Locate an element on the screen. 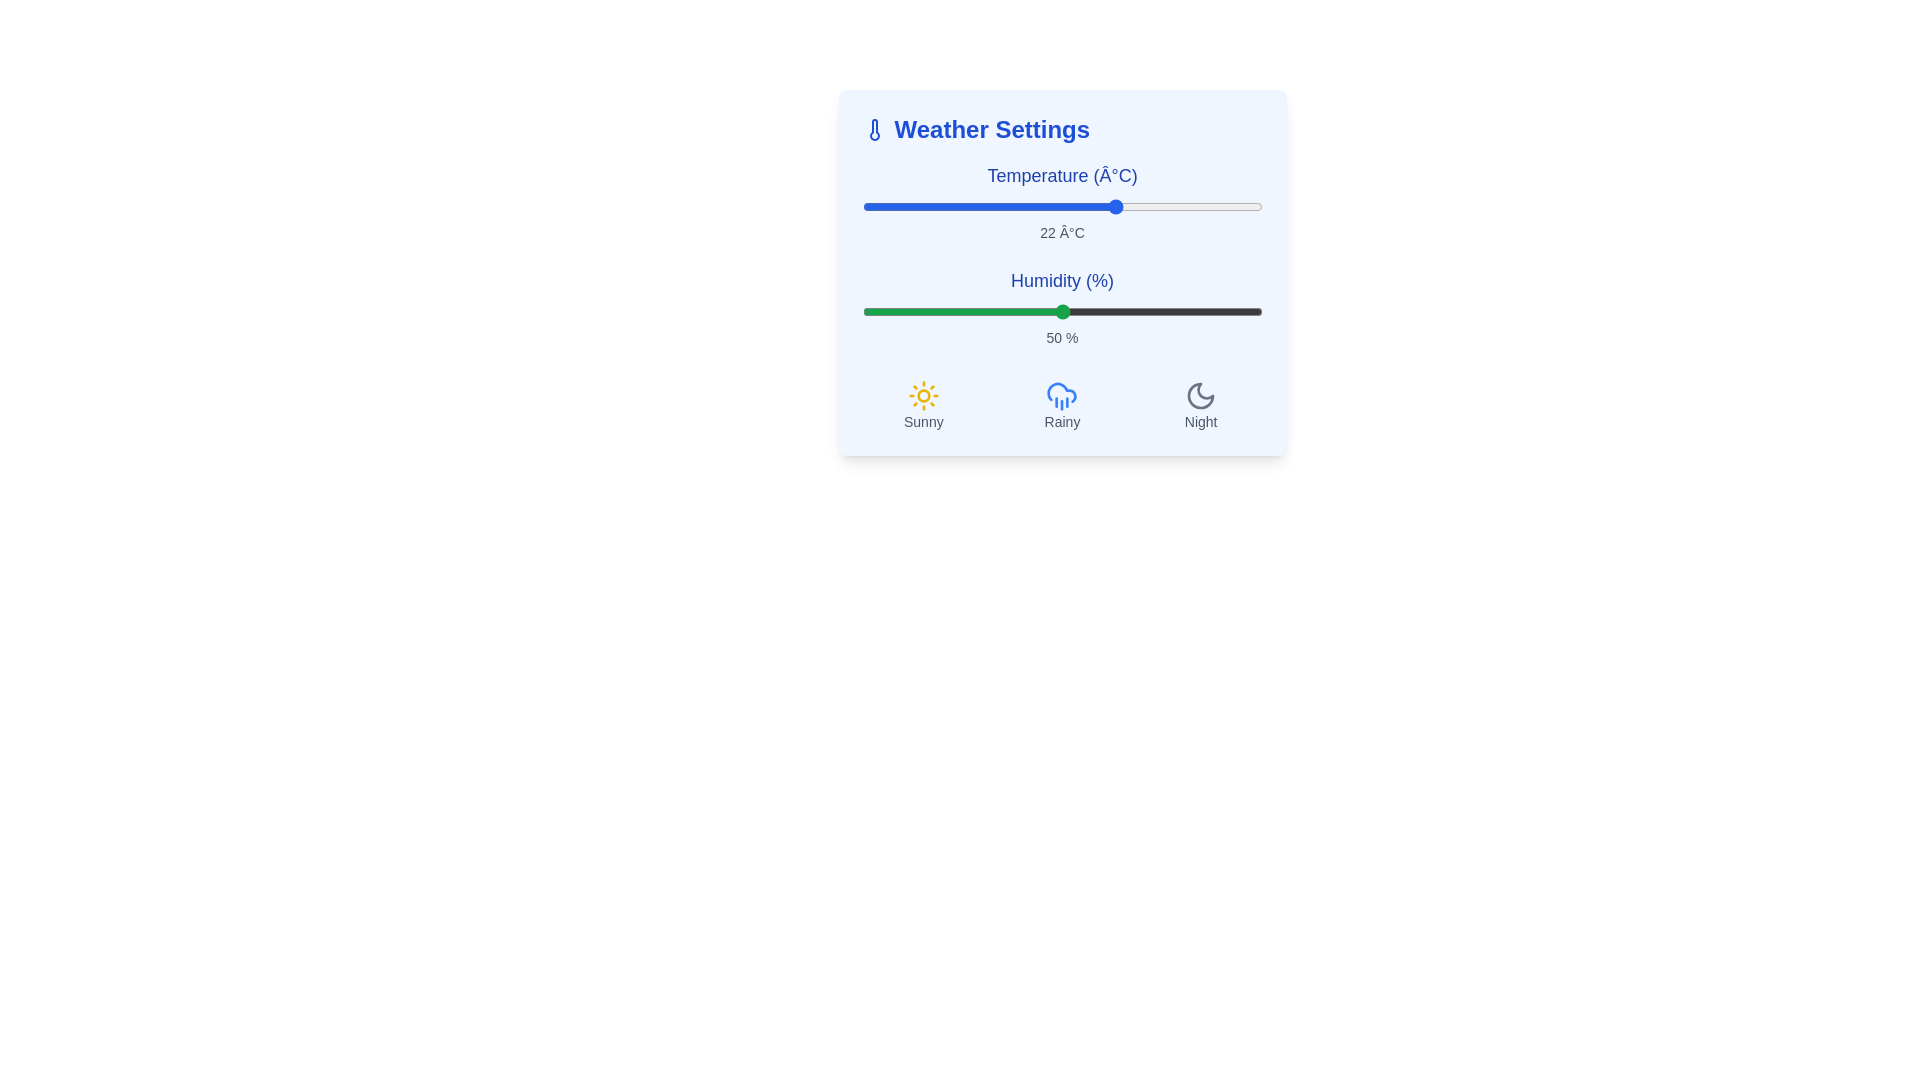 The image size is (1920, 1080). the temperature is located at coordinates (998, 207).